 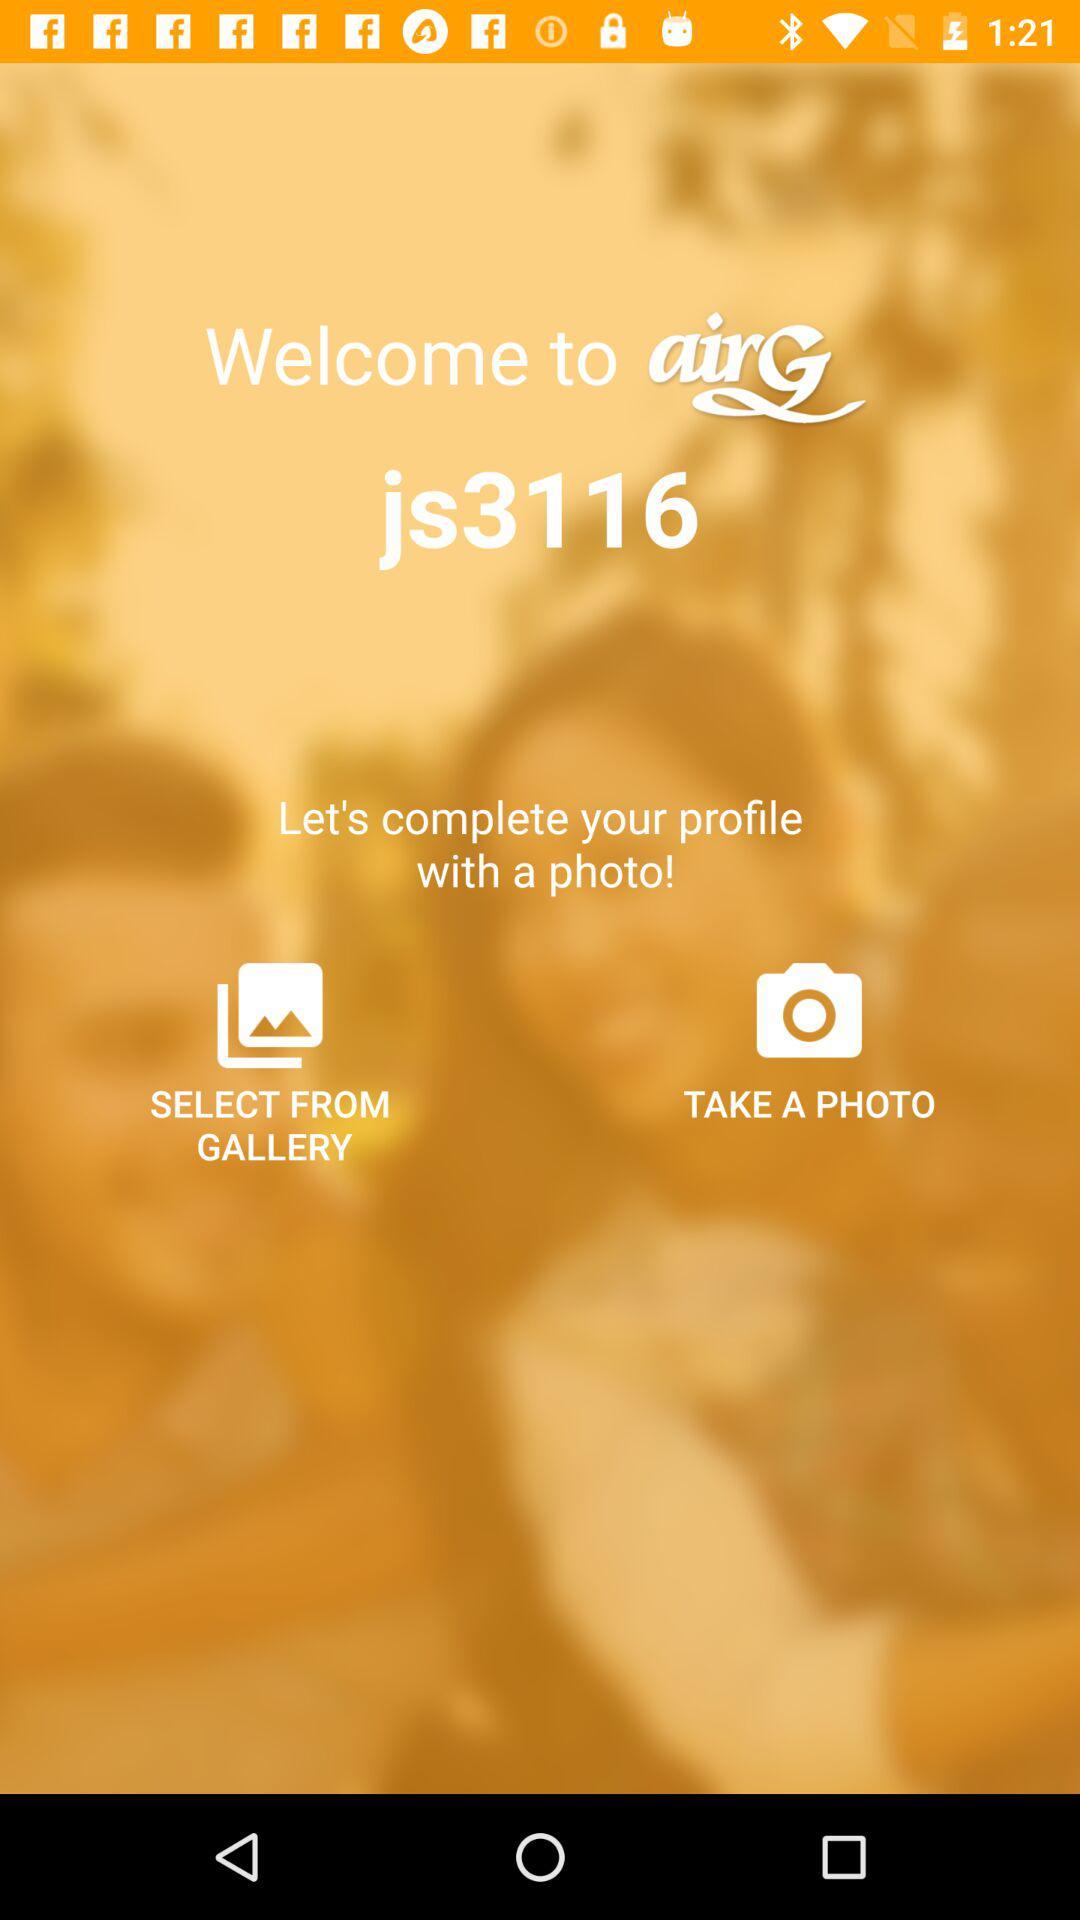 I want to click on the welcome to  item, so click(x=420, y=354).